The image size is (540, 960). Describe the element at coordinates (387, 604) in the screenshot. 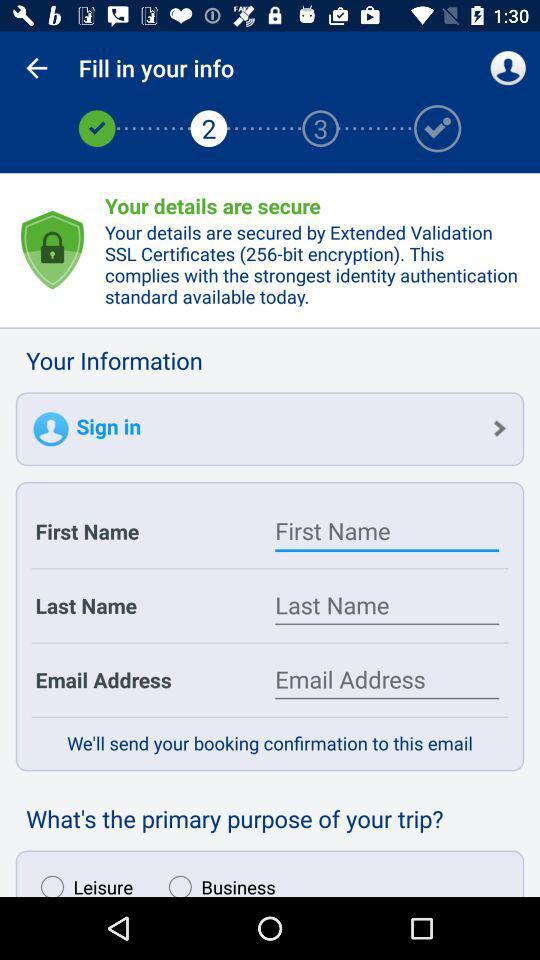

I see `last name` at that location.